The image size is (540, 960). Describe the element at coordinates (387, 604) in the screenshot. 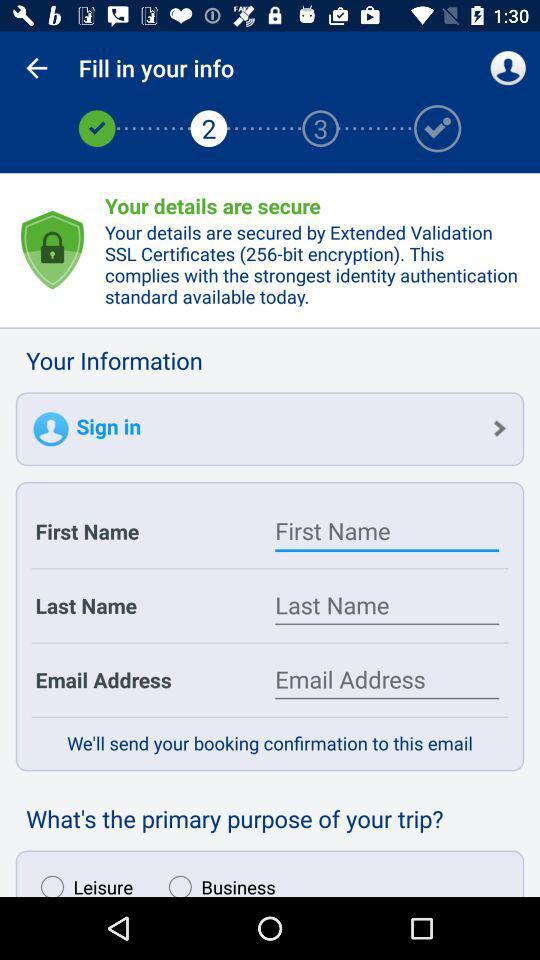

I see `last name` at that location.